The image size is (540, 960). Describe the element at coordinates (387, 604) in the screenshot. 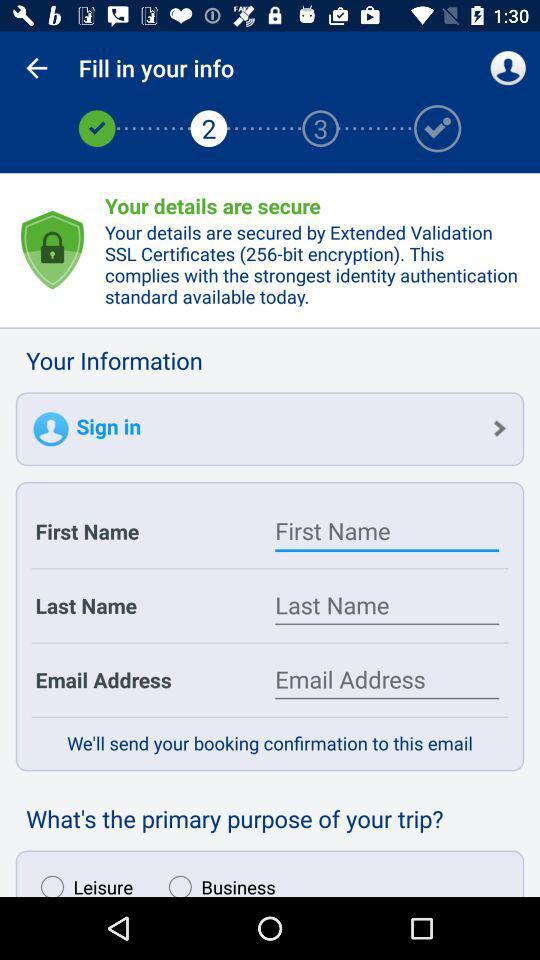

I see `last name` at that location.